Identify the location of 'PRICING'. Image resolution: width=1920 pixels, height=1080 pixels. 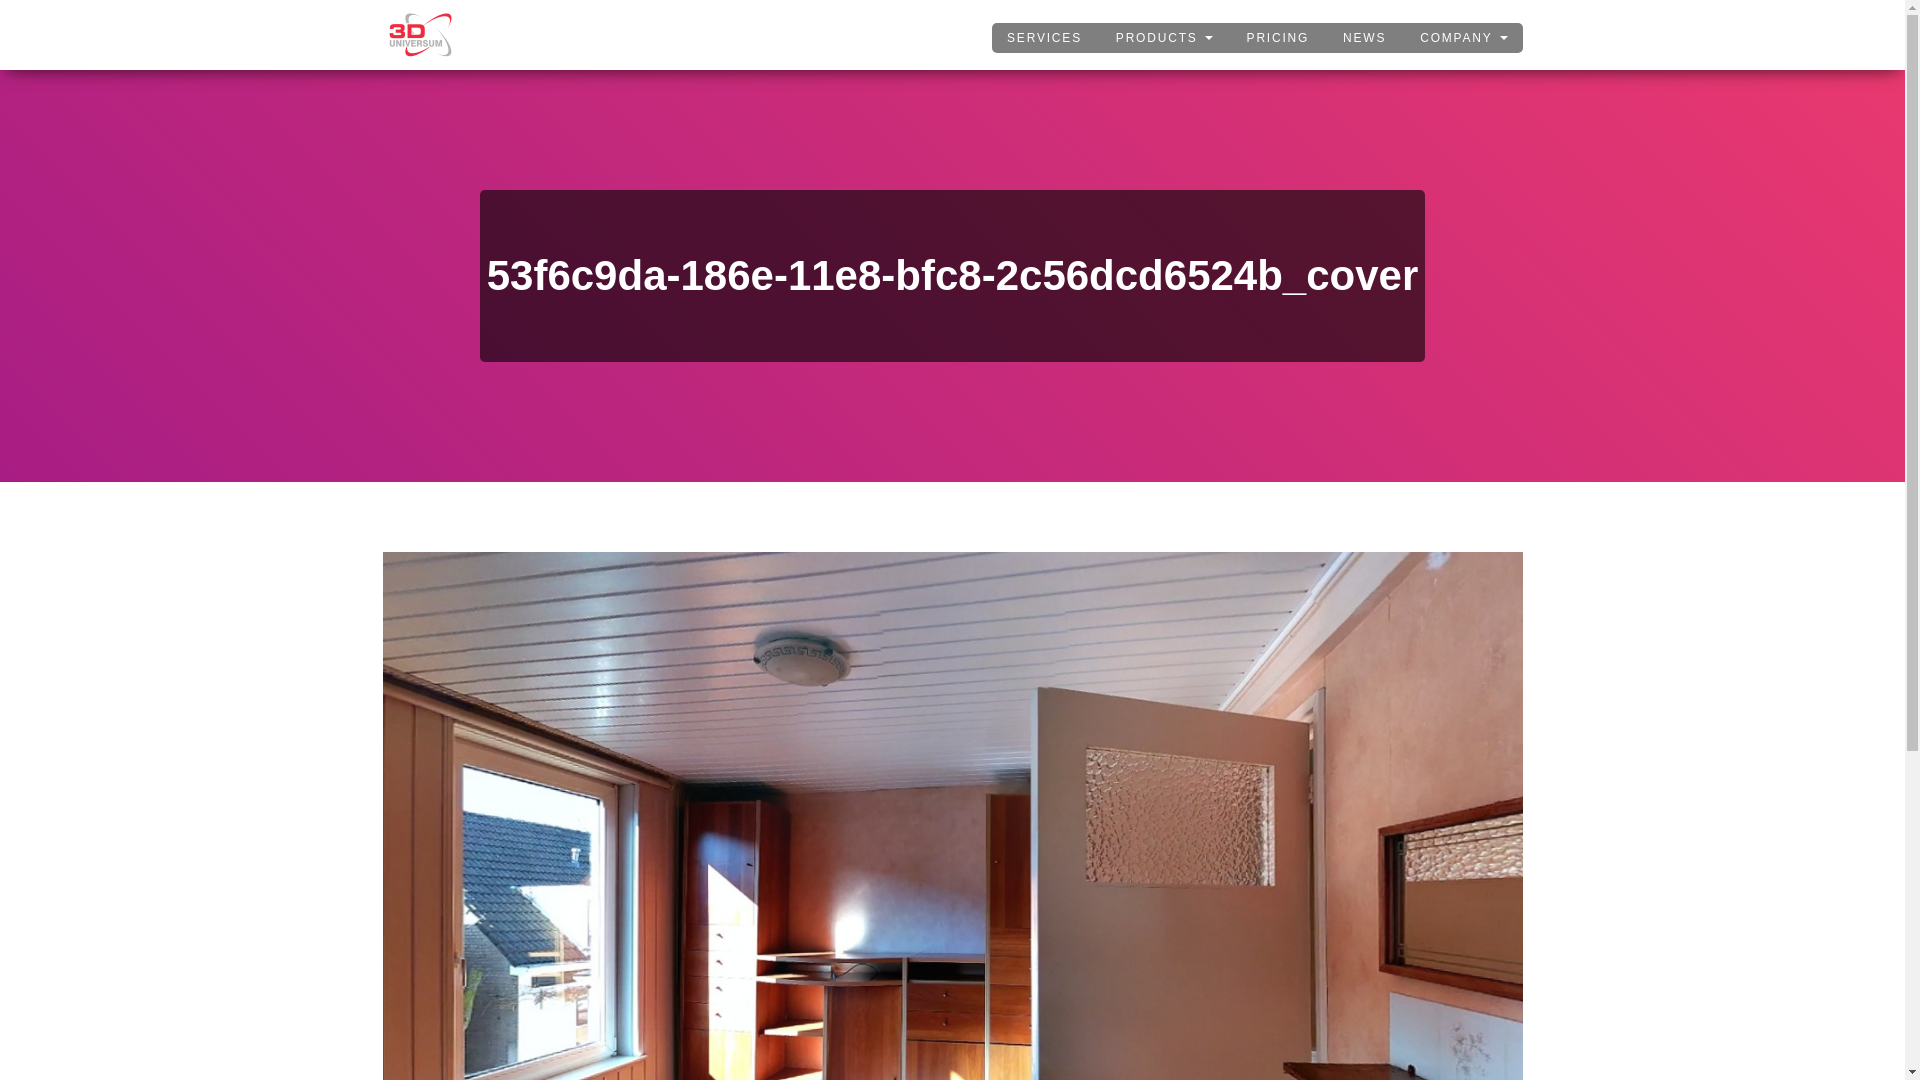
(1277, 37).